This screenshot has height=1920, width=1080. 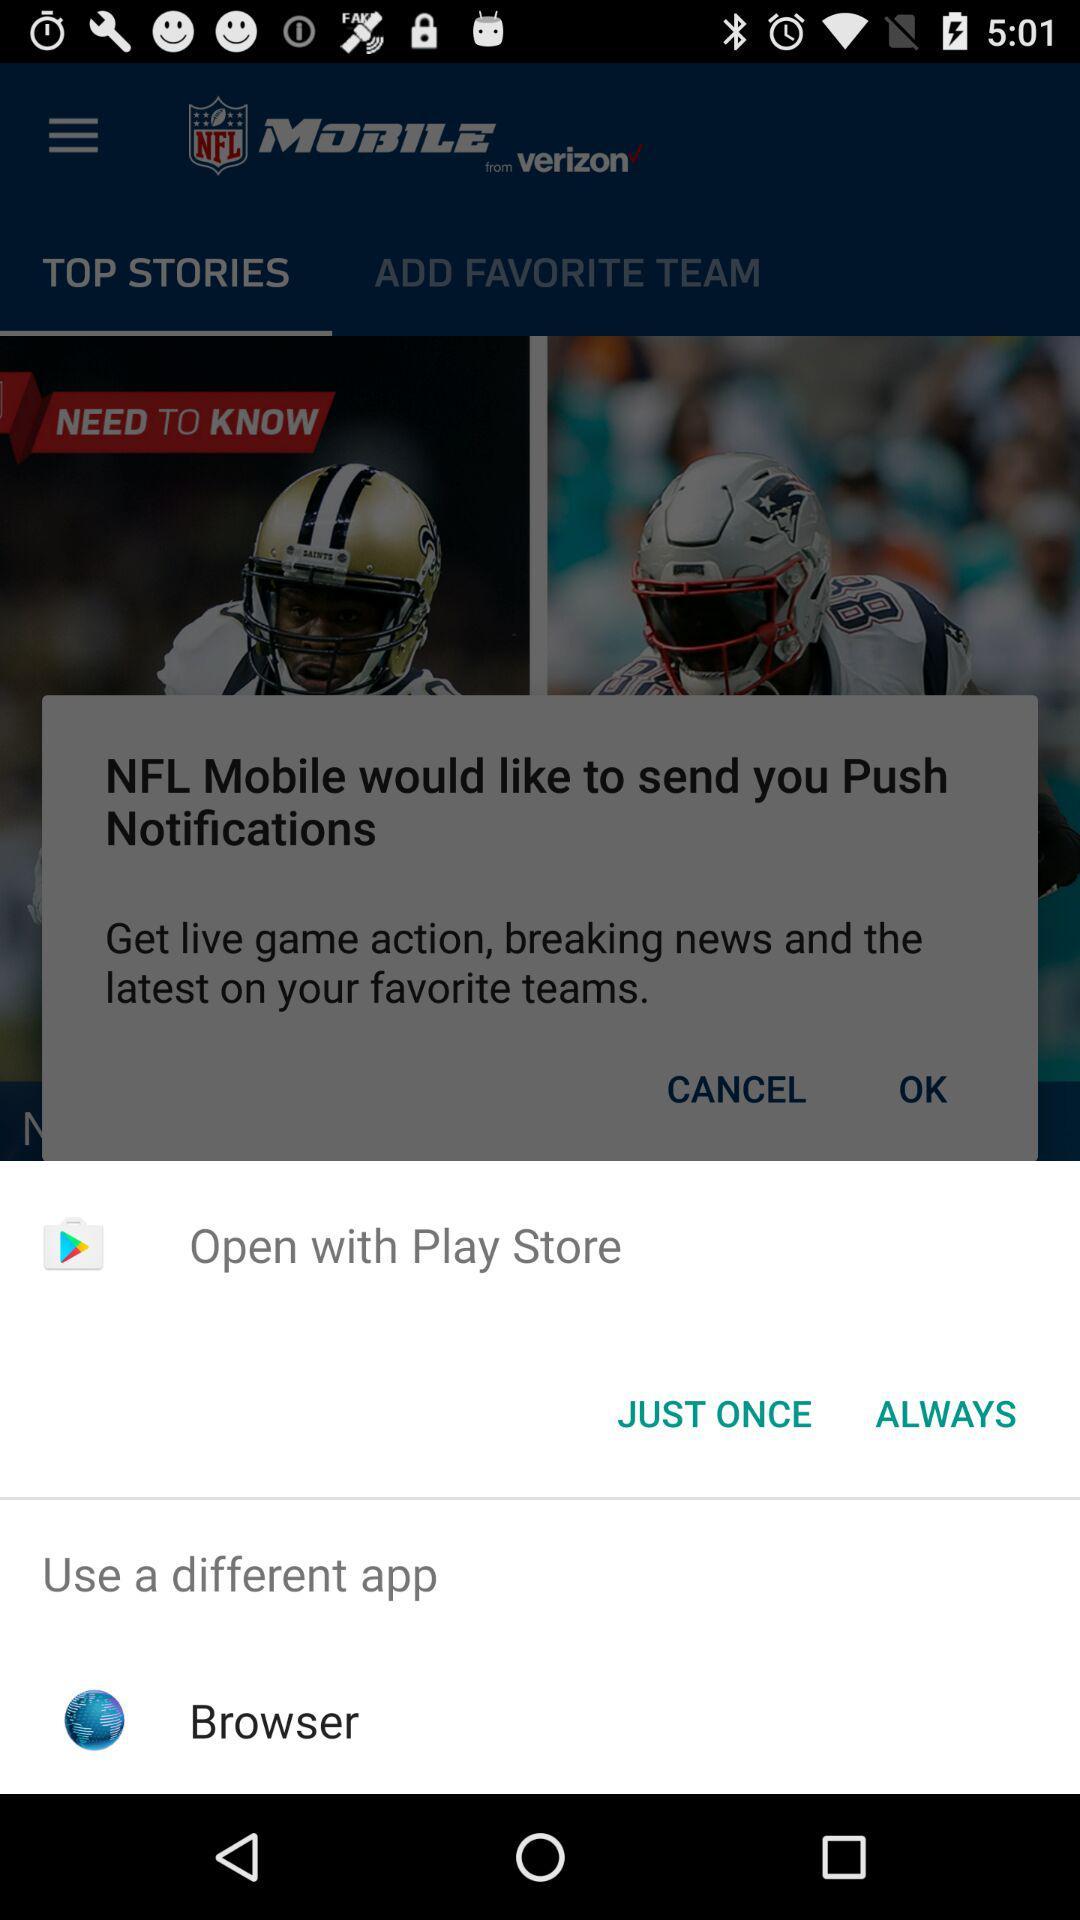 What do you see at coordinates (274, 1719) in the screenshot?
I see `item below the use a different` at bounding box center [274, 1719].